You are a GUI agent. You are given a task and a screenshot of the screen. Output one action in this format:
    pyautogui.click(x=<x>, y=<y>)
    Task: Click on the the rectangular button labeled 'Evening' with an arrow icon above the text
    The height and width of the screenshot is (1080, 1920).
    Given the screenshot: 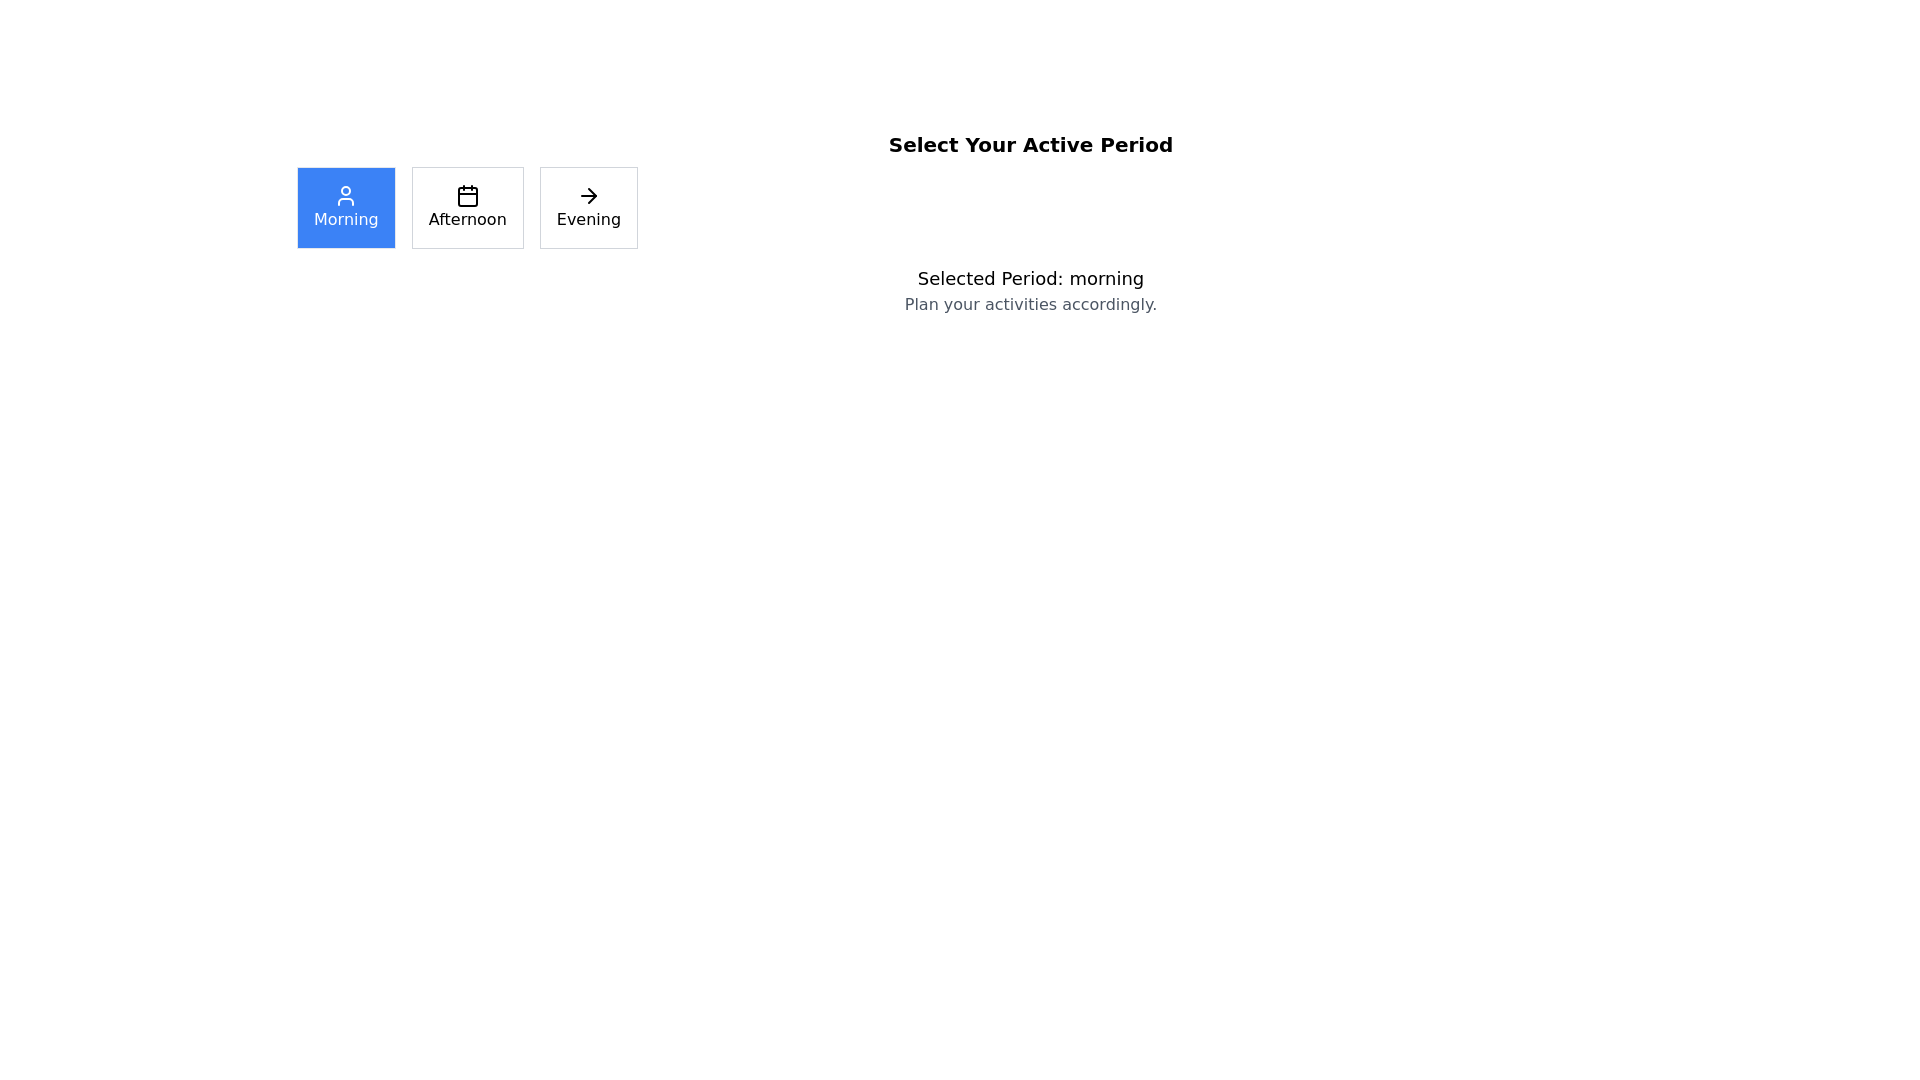 What is the action you would take?
    pyautogui.click(x=587, y=208)
    